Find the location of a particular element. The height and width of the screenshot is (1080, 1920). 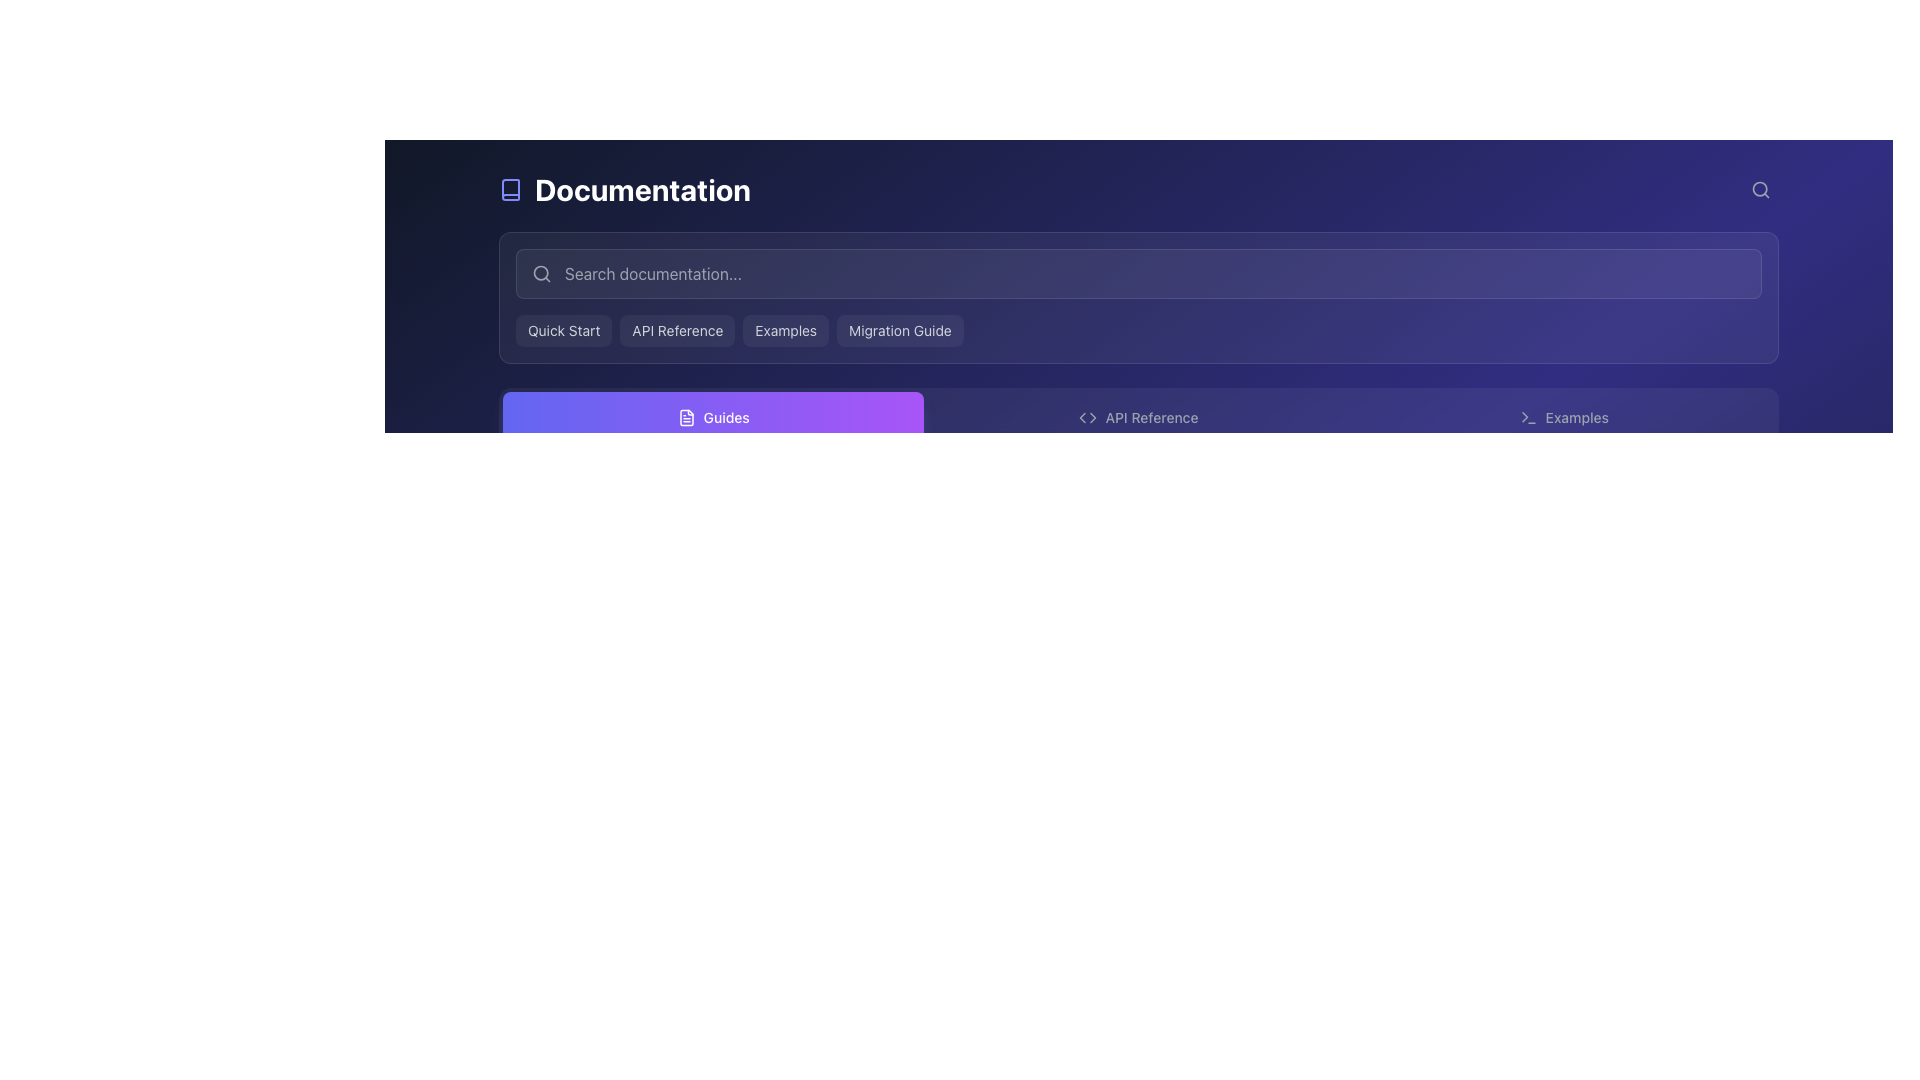

the first navigational button located at the bottom section of the interface, to the left of the 'API Reference' button is located at coordinates (713, 416).